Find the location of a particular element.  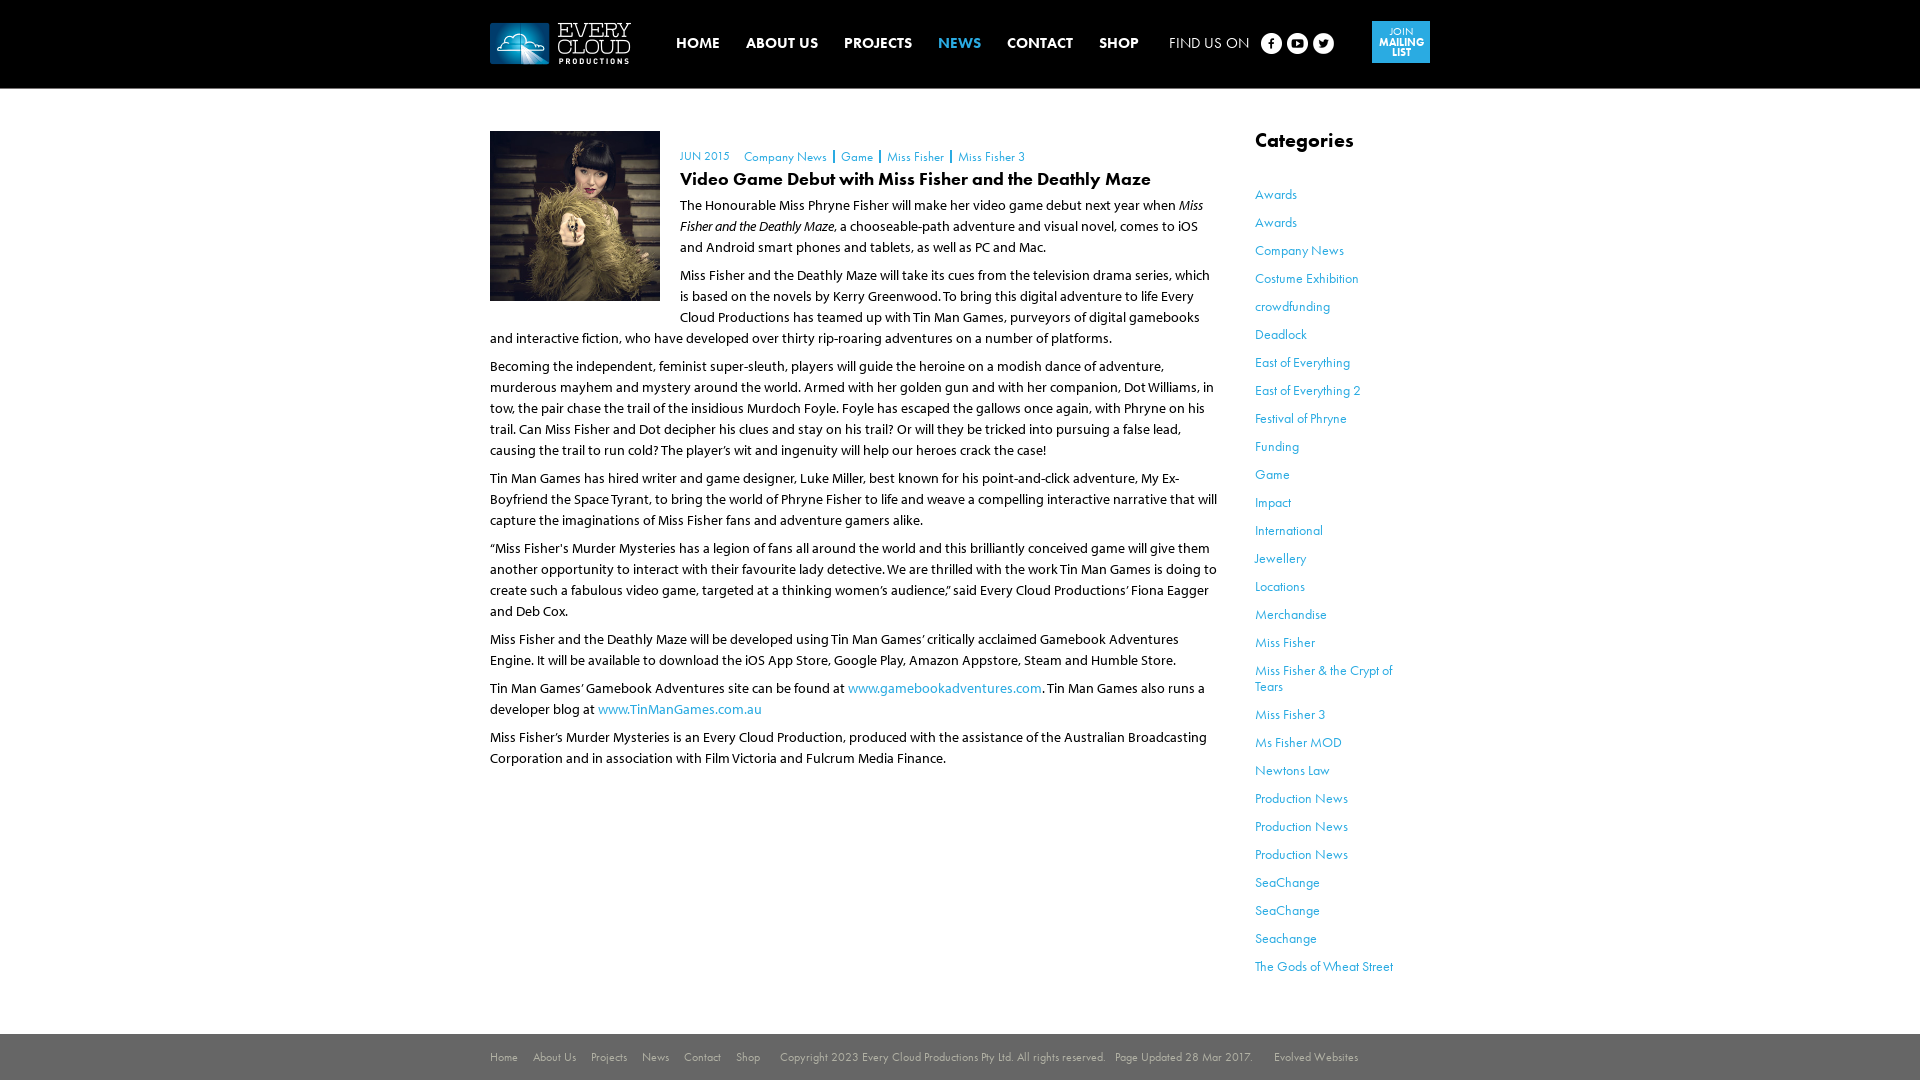

'East of Everything' is located at coordinates (1302, 362).